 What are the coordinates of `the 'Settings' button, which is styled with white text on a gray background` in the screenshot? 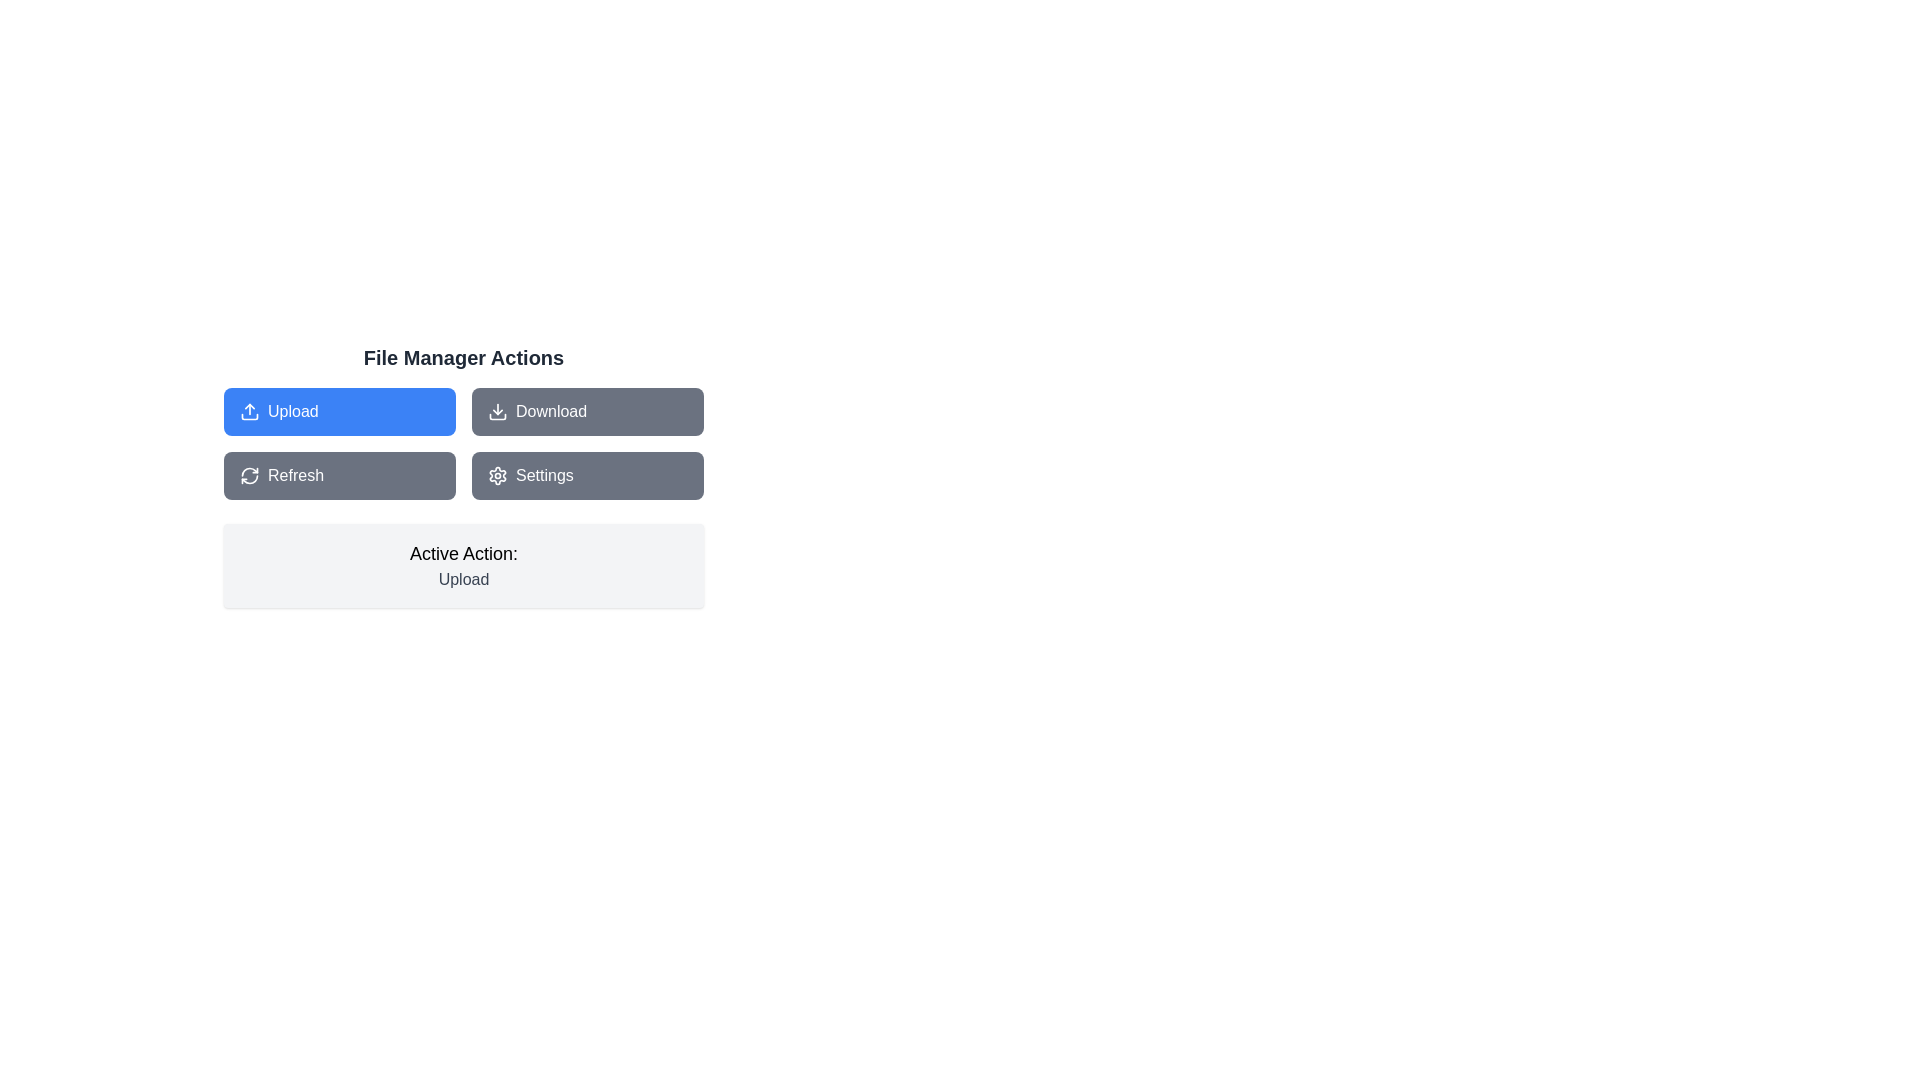 It's located at (544, 475).